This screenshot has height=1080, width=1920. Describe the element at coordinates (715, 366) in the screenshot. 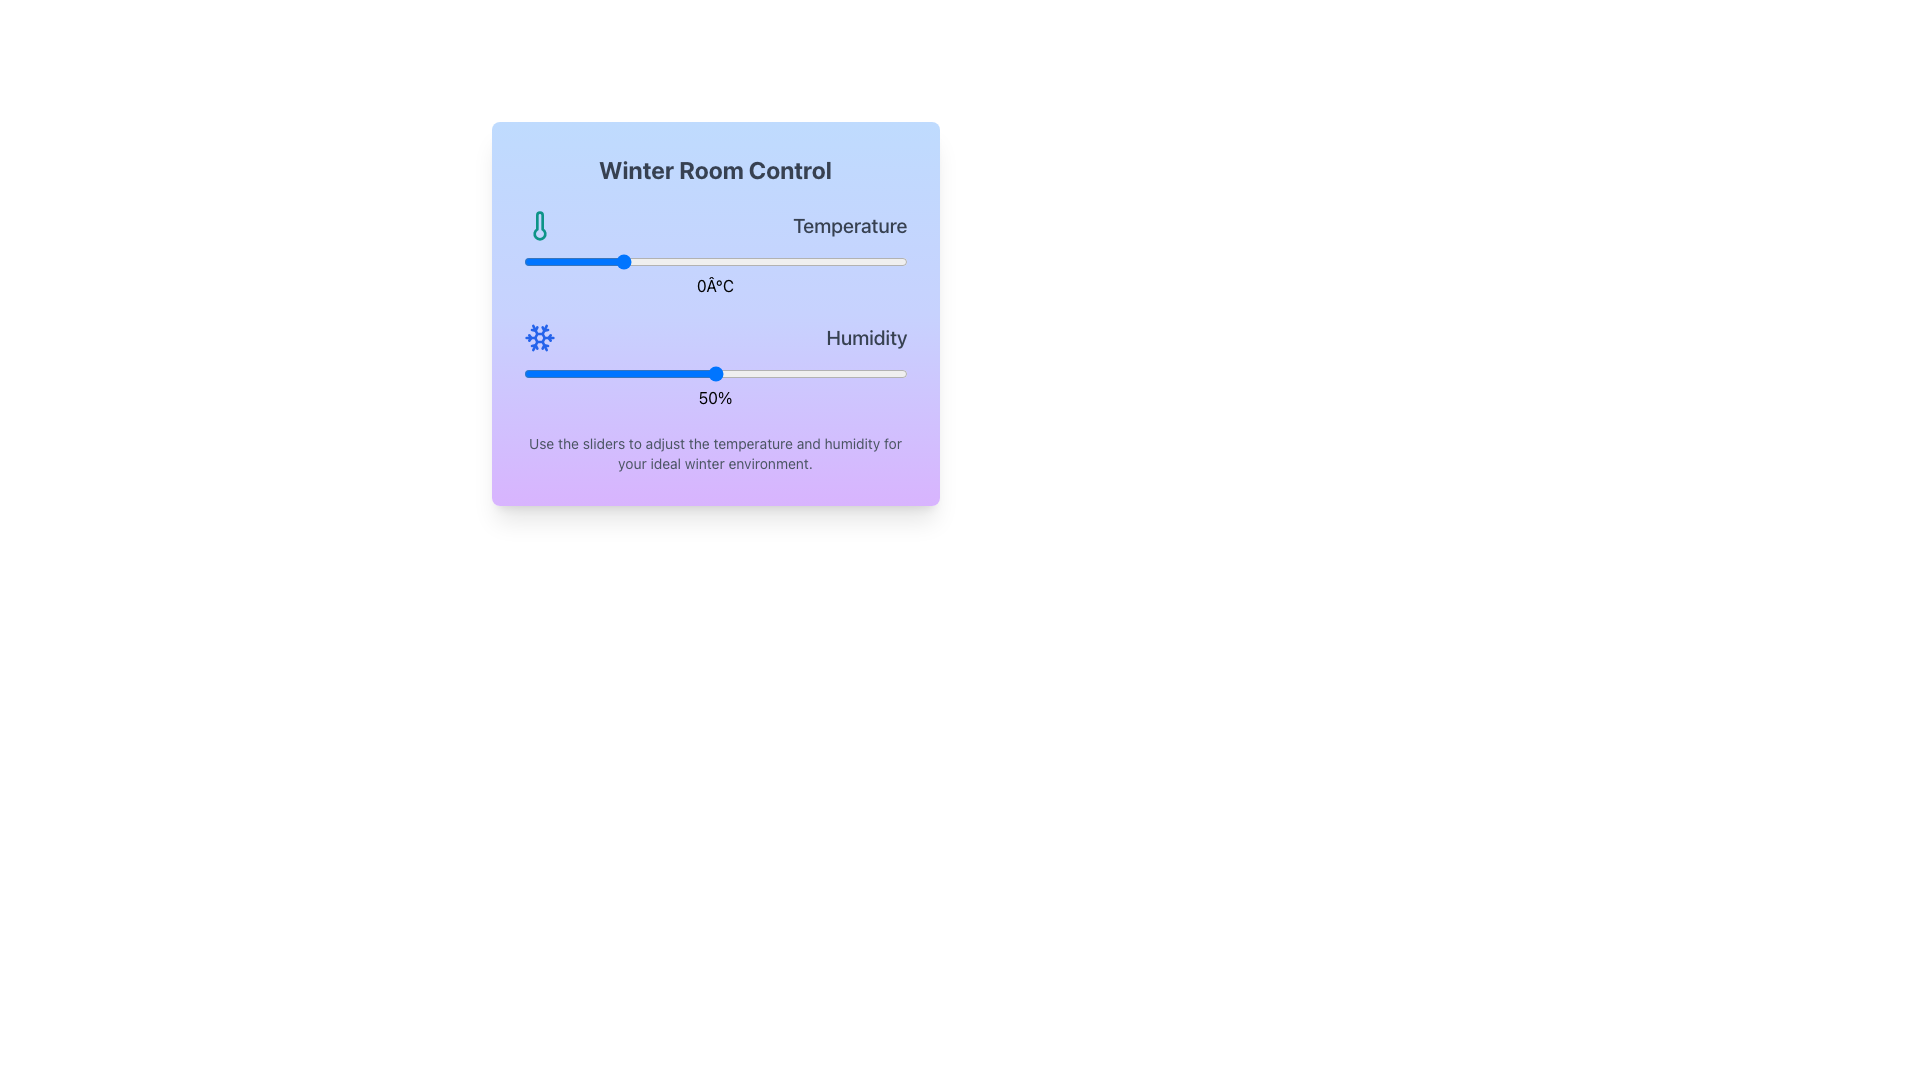

I see `the 'Humidity' slider` at that location.